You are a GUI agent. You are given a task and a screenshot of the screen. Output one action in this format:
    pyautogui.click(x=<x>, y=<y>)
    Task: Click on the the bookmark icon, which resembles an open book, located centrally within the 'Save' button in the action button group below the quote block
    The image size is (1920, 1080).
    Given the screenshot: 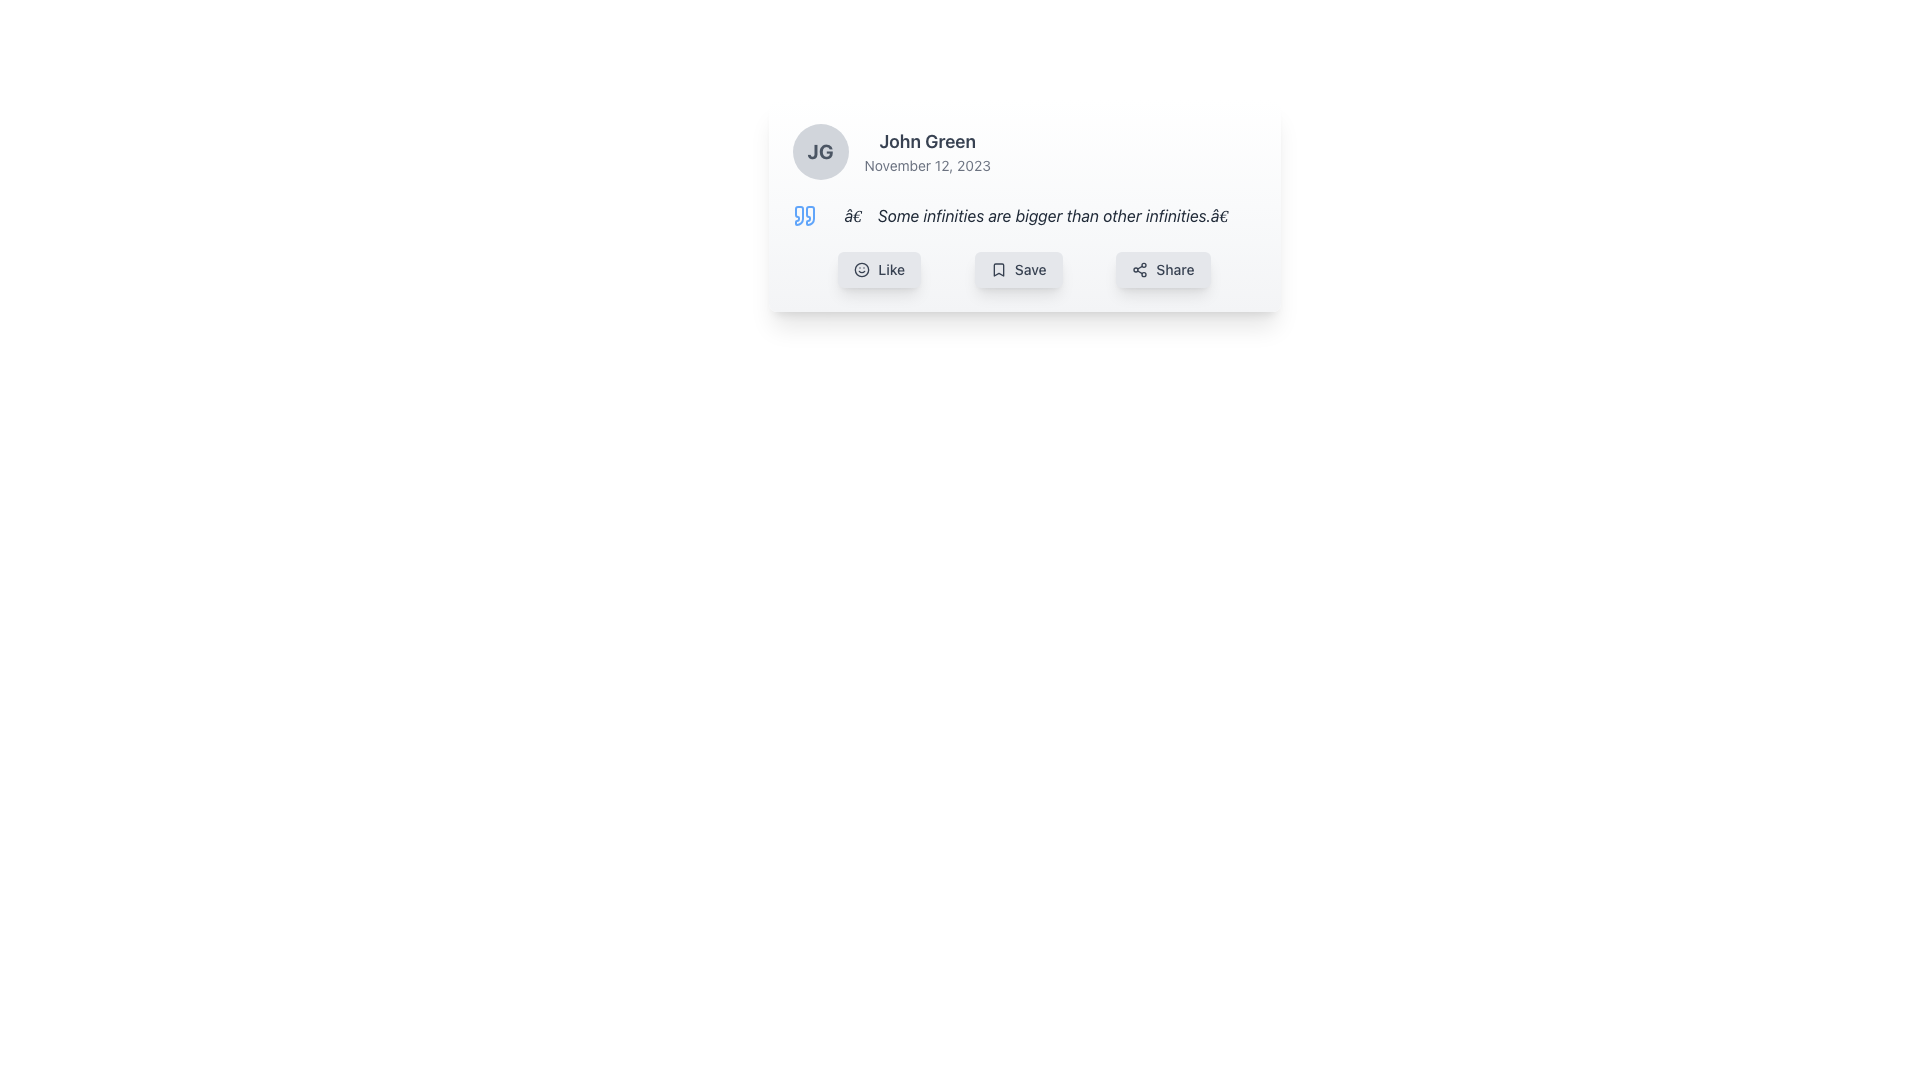 What is the action you would take?
    pyautogui.click(x=998, y=270)
    